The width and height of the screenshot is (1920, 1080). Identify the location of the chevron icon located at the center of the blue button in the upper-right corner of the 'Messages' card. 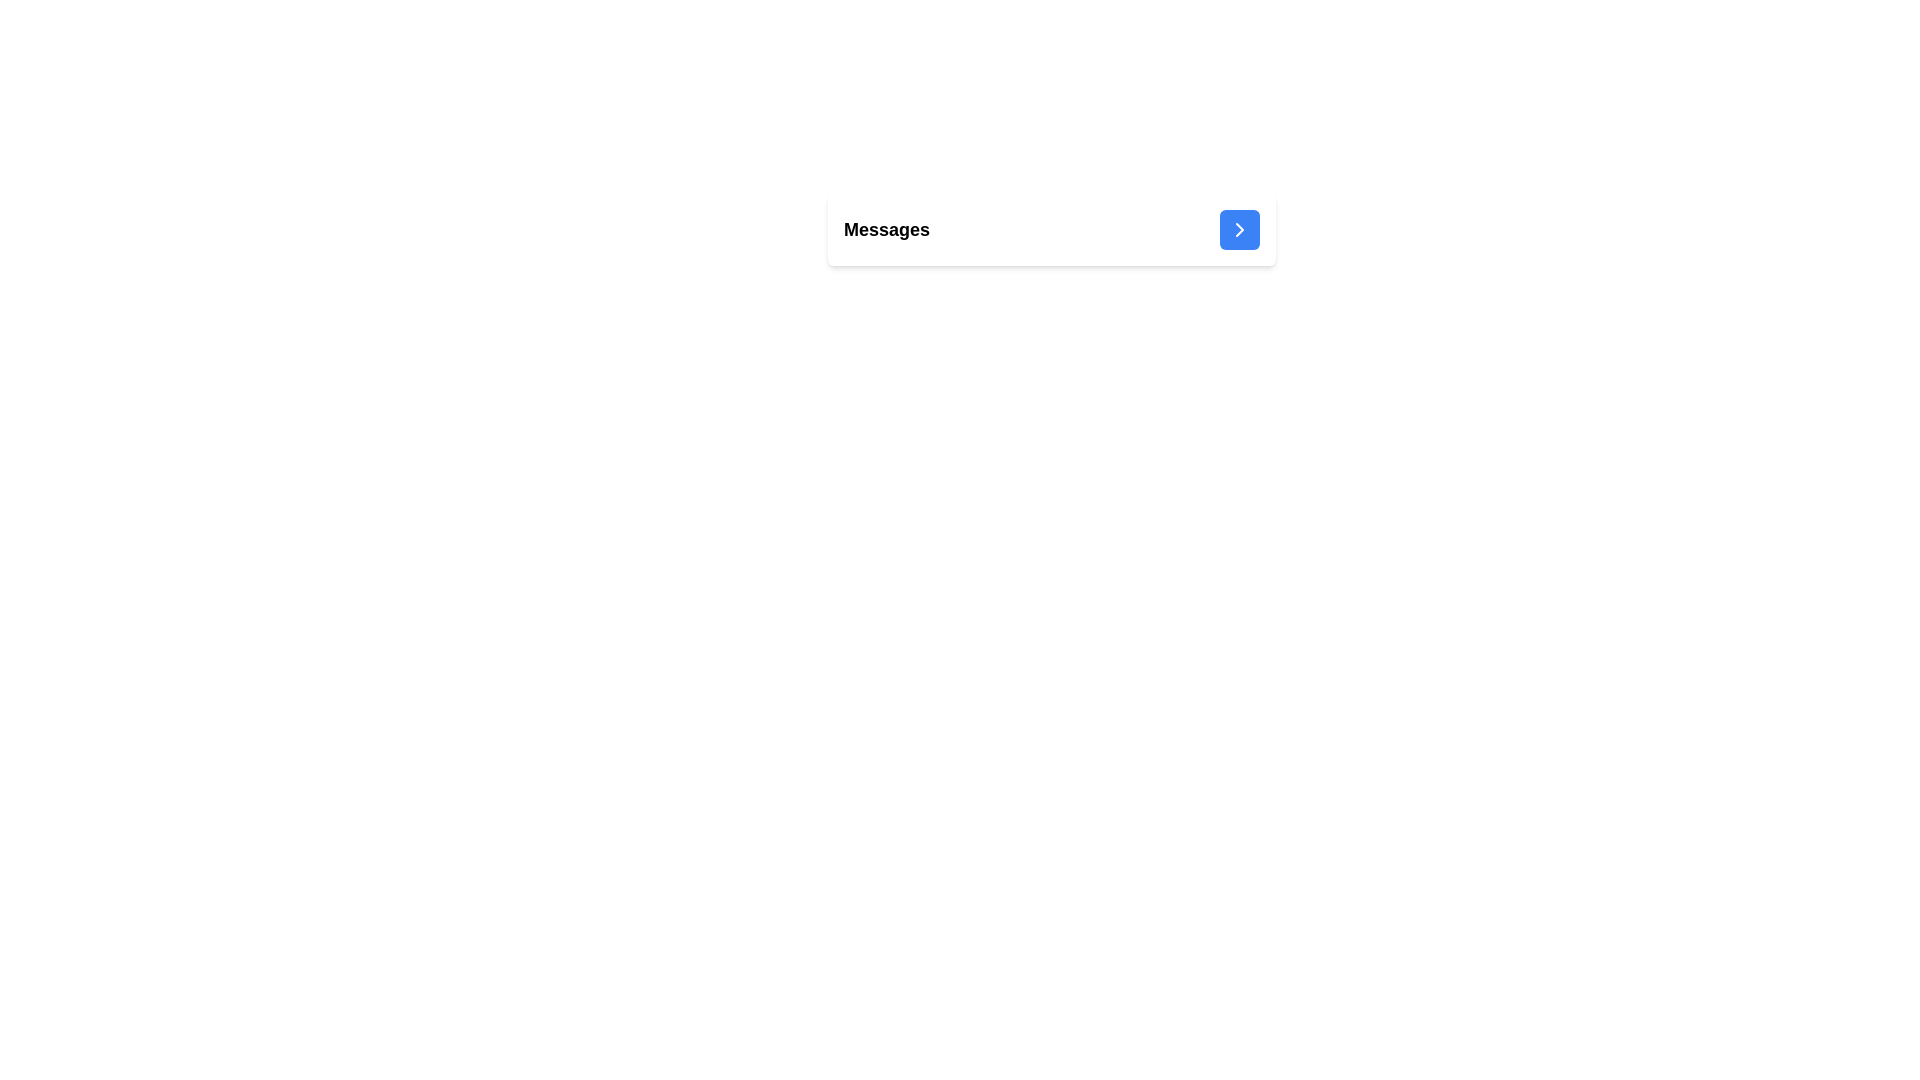
(1238, 229).